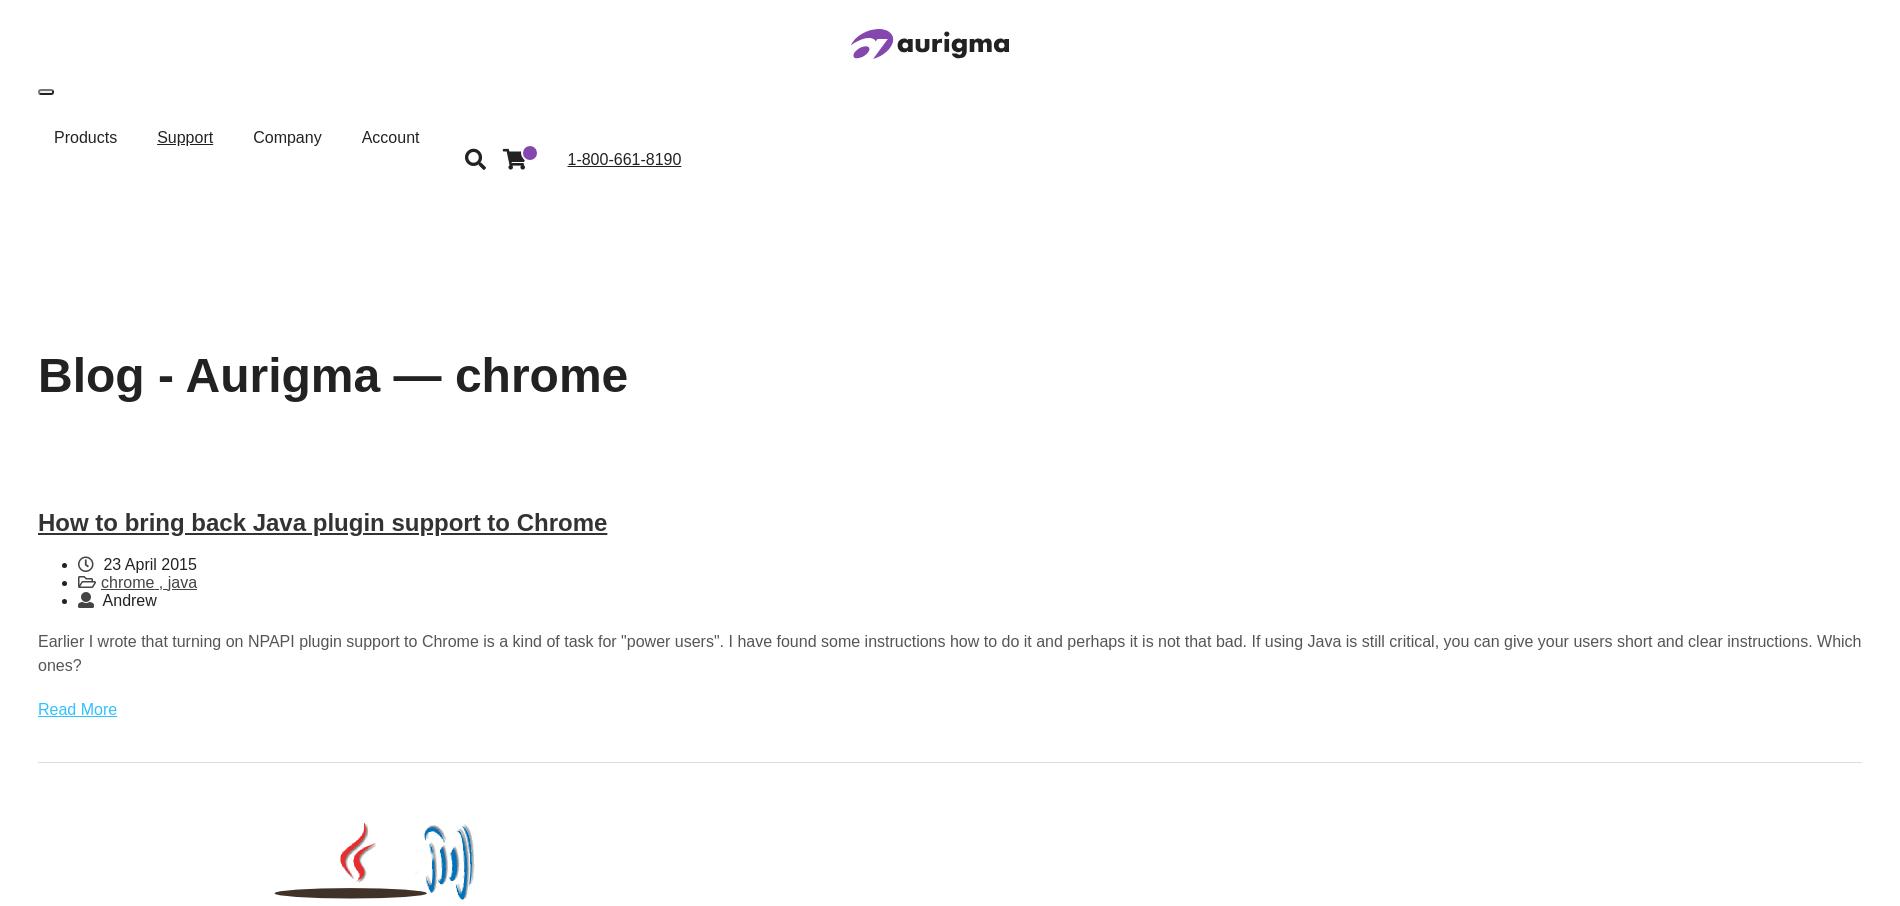 The height and width of the screenshot is (906, 1900). What do you see at coordinates (948, 652) in the screenshot?
I see `'Earlier I wrote that turning on NPAPI plugin support to Chrome is a kind of task for "power users". I have found some instructions how to do it and perhaps it is not that bad. If using Java is still critical, you can give your users short and clear instructions. Which ones?'` at bounding box center [948, 652].